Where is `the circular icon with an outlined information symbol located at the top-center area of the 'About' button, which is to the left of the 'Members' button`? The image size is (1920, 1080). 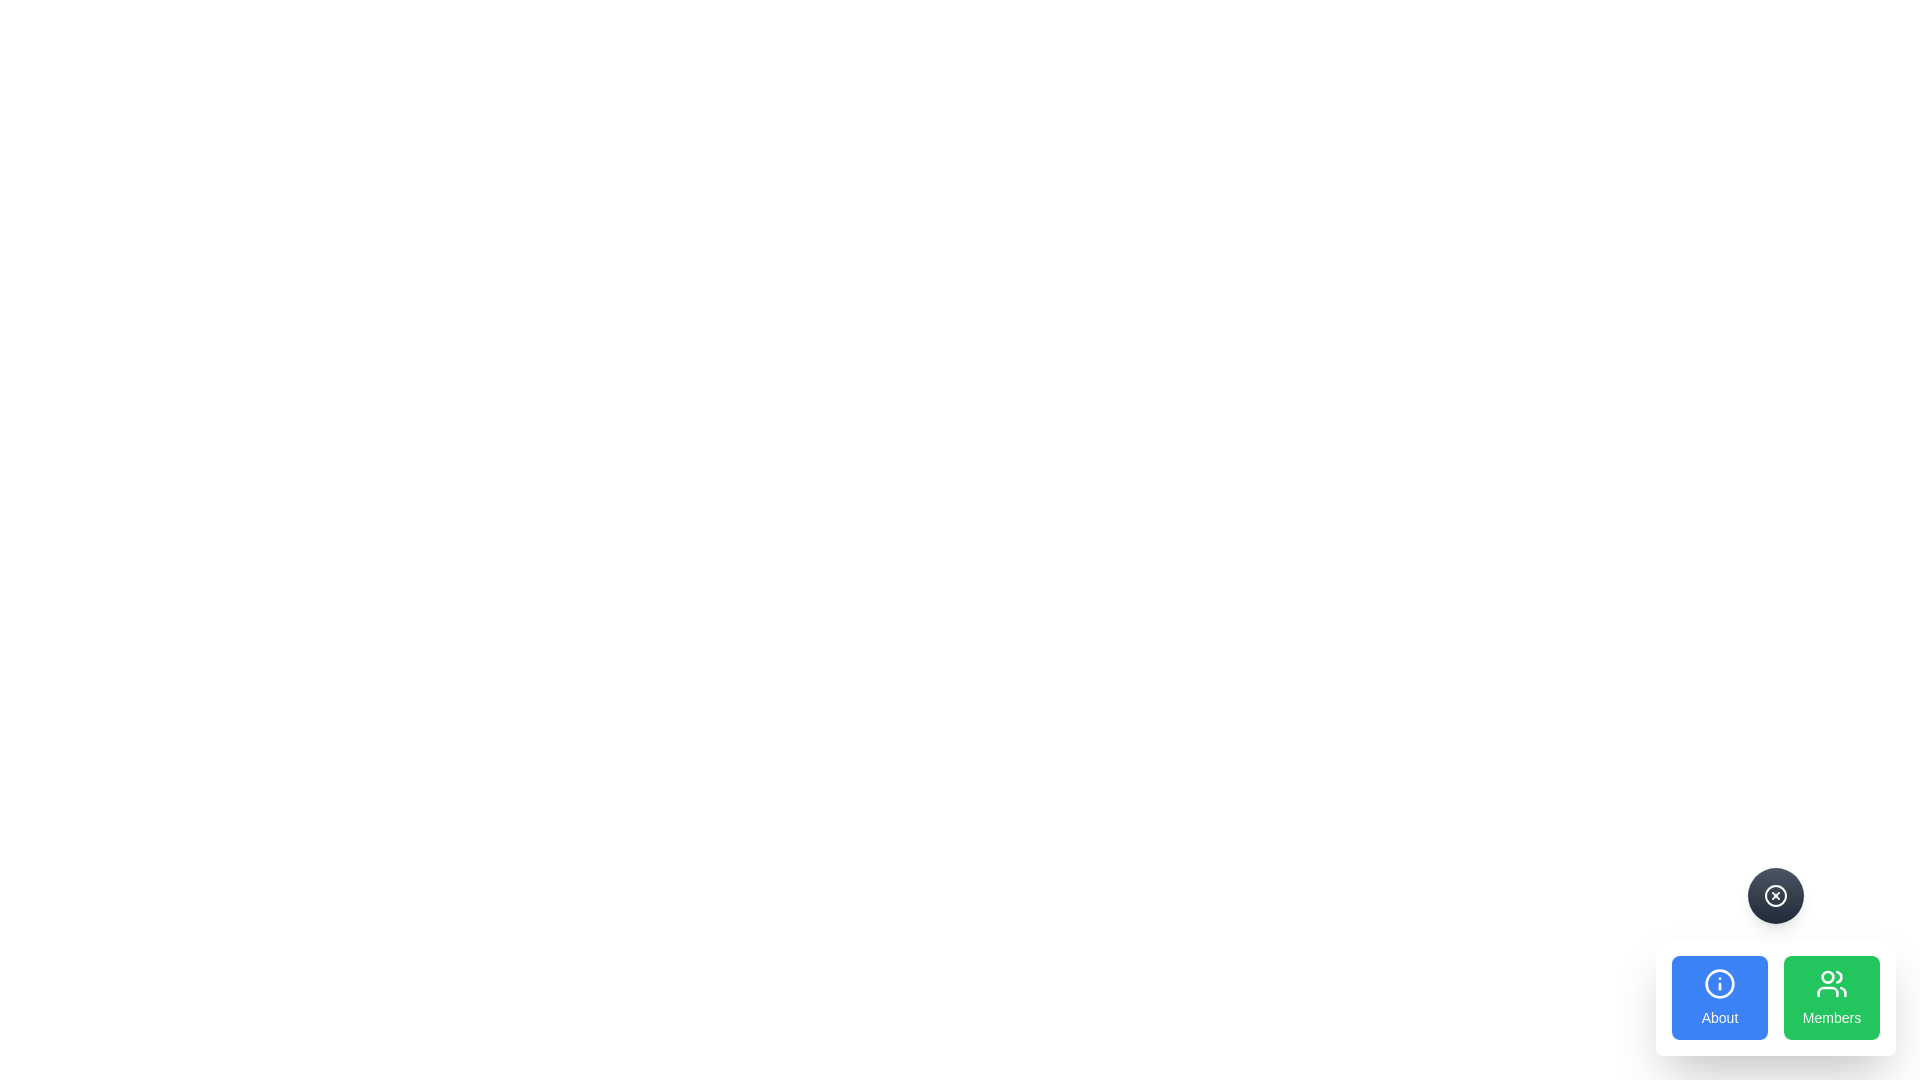
the circular icon with an outlined information symbol located at the top-center area of the 'About' button, which is to the left of the 'Members' button is located at coordinates (1718, 982).